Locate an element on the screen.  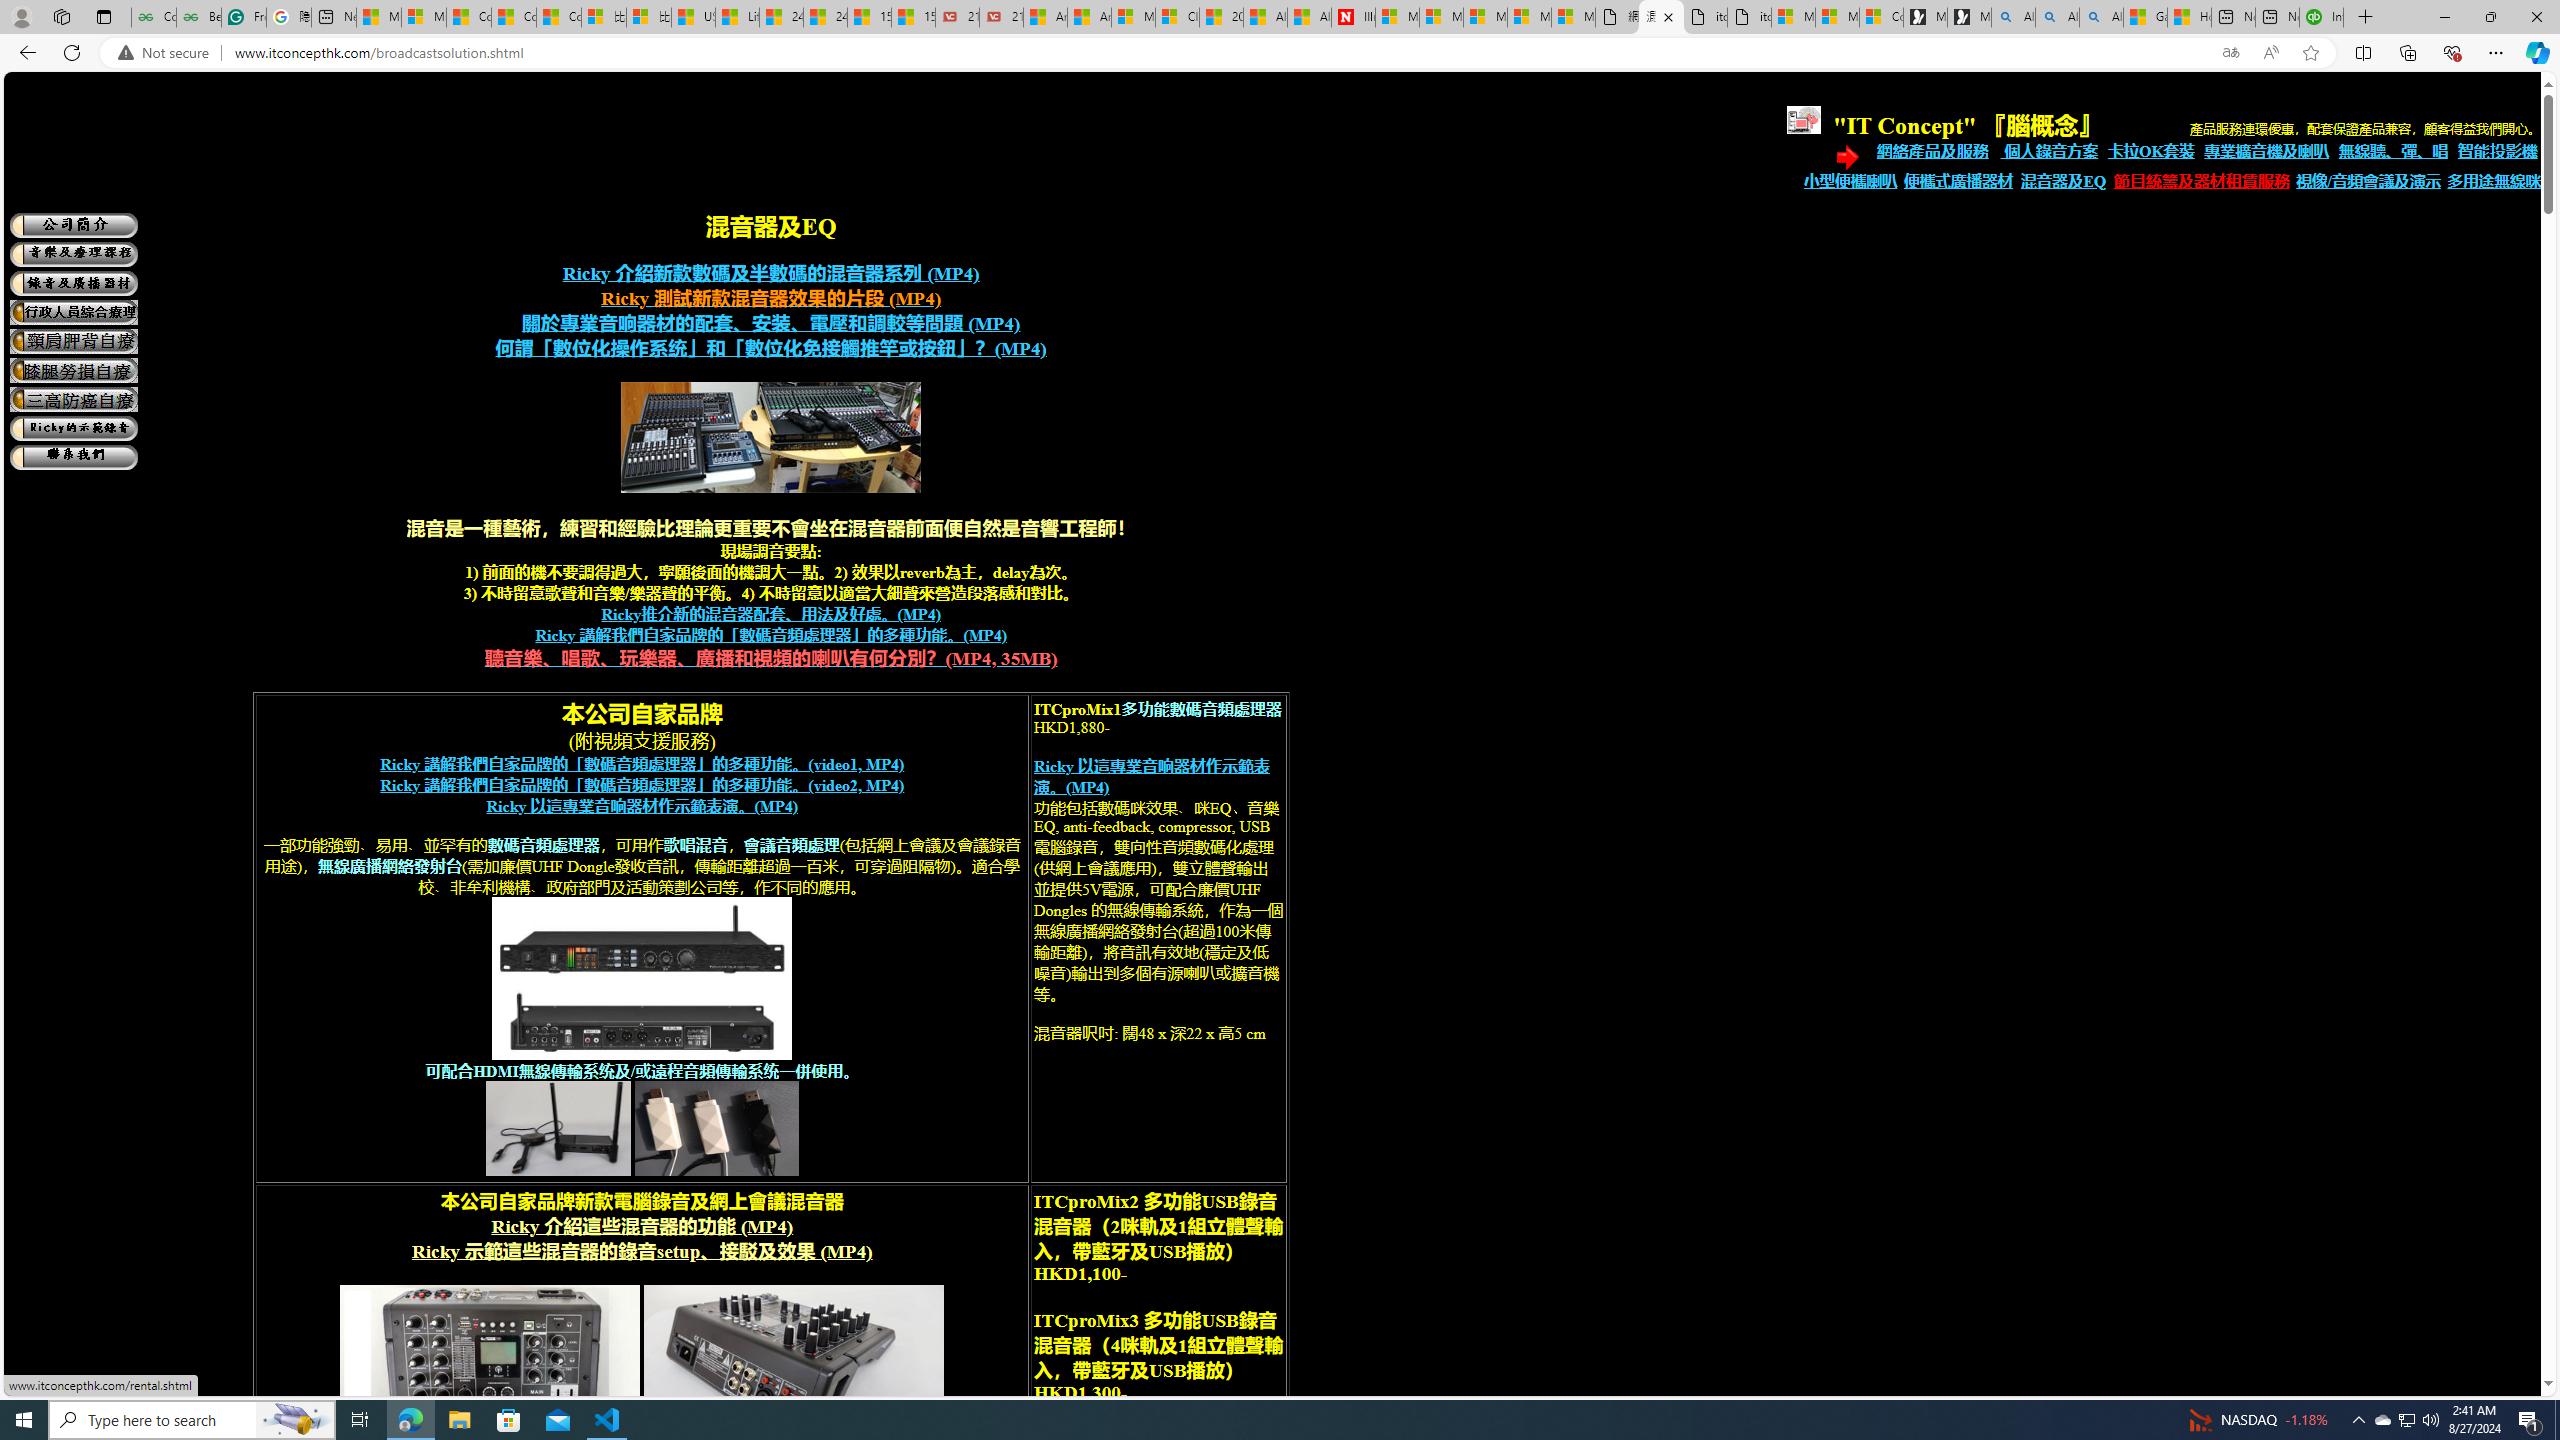
'Free AI Writing Assistance for Students | Grammarly' is located at coordinates (242, 16).